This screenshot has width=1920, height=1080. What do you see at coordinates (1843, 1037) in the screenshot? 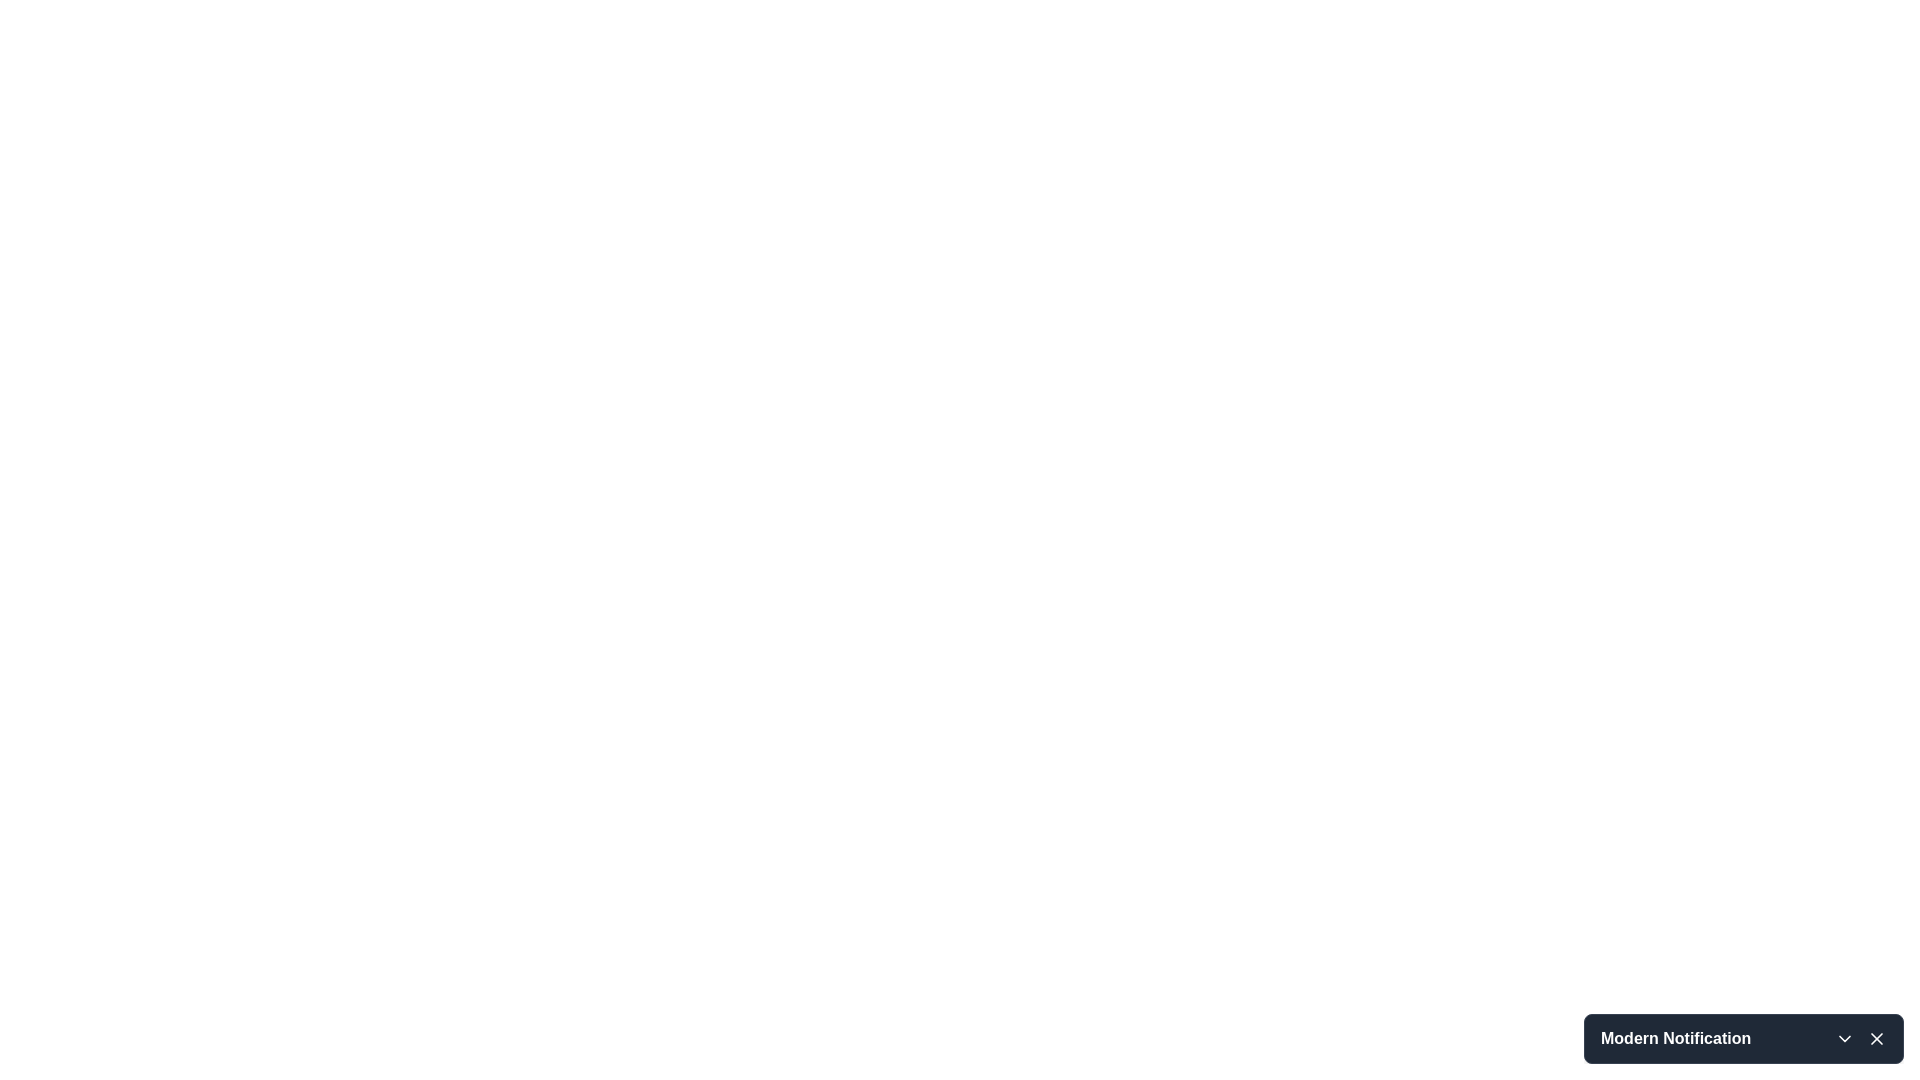
I see `the downward-facing chevron icon button, located at the bottom-right corner of the notification bar` at bounding box center [1843, 1037].